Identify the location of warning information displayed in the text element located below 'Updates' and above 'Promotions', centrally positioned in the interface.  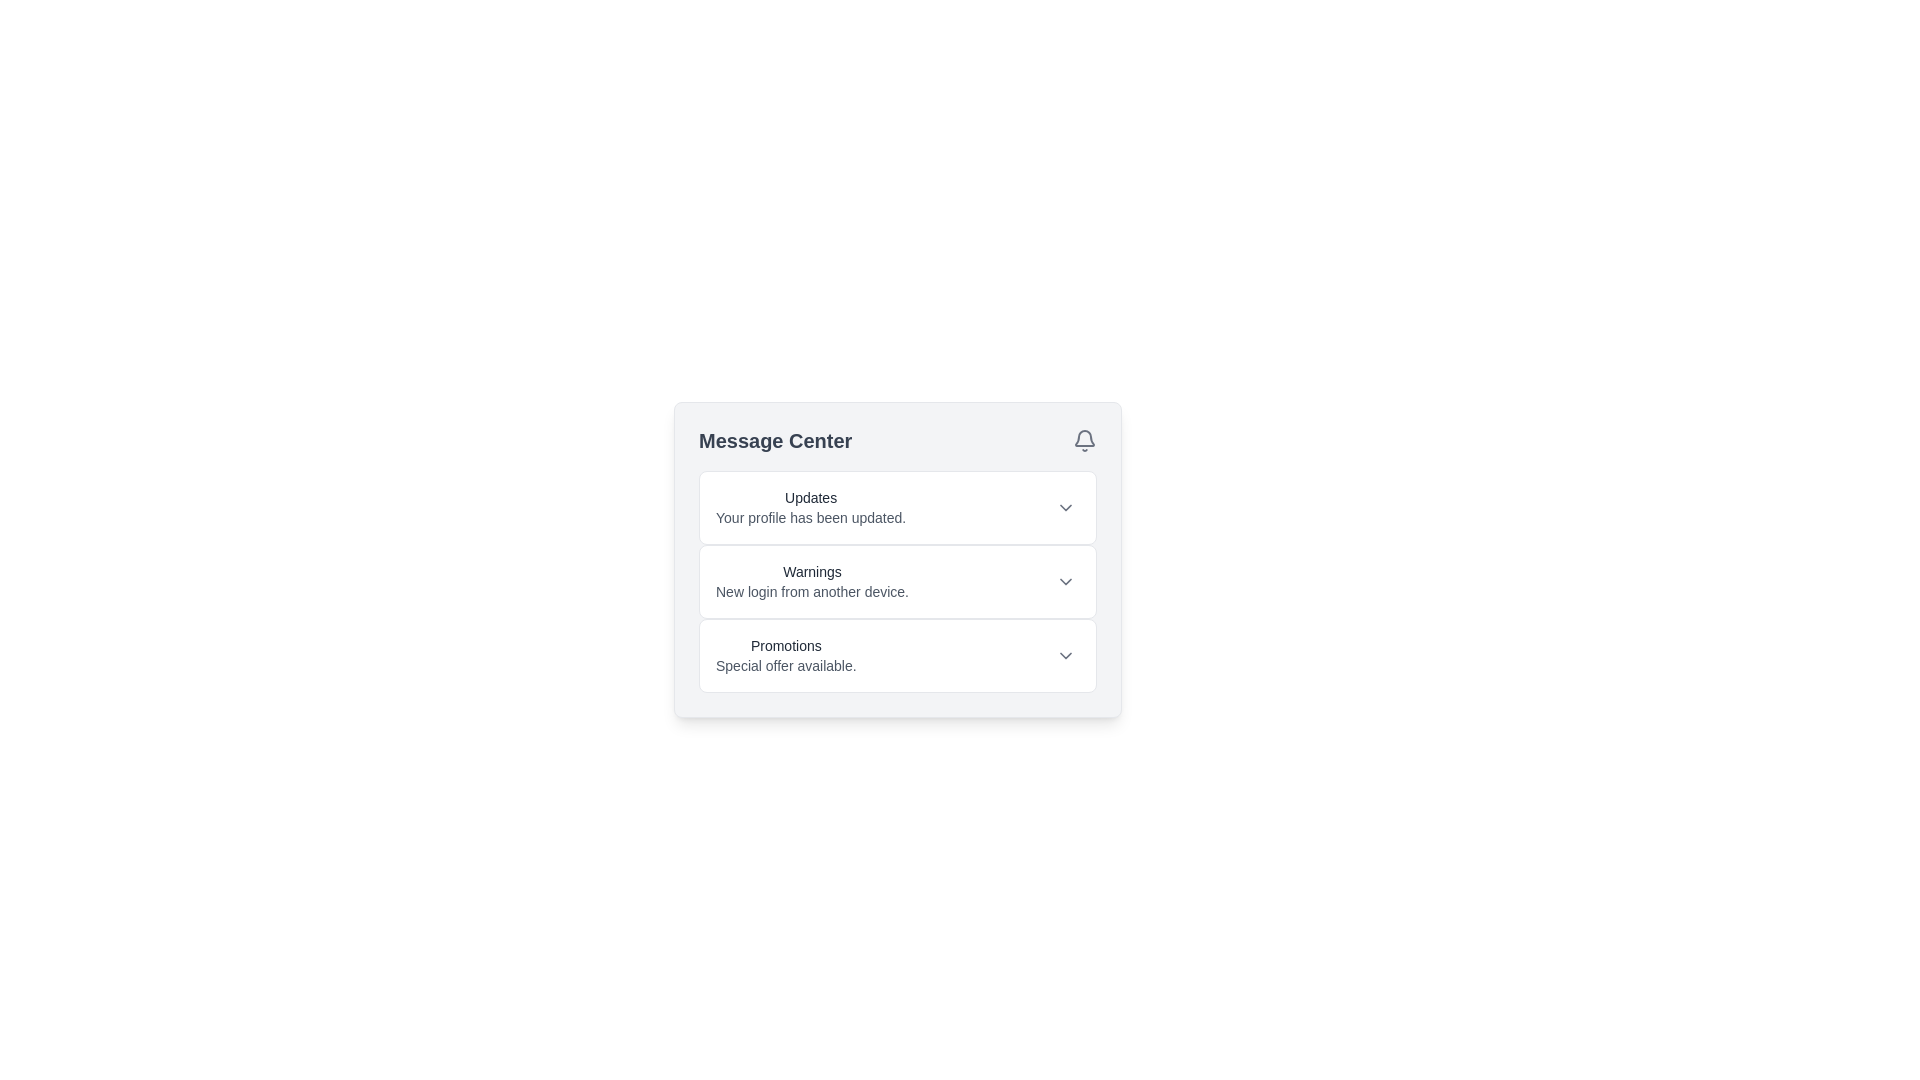
(812, 582).